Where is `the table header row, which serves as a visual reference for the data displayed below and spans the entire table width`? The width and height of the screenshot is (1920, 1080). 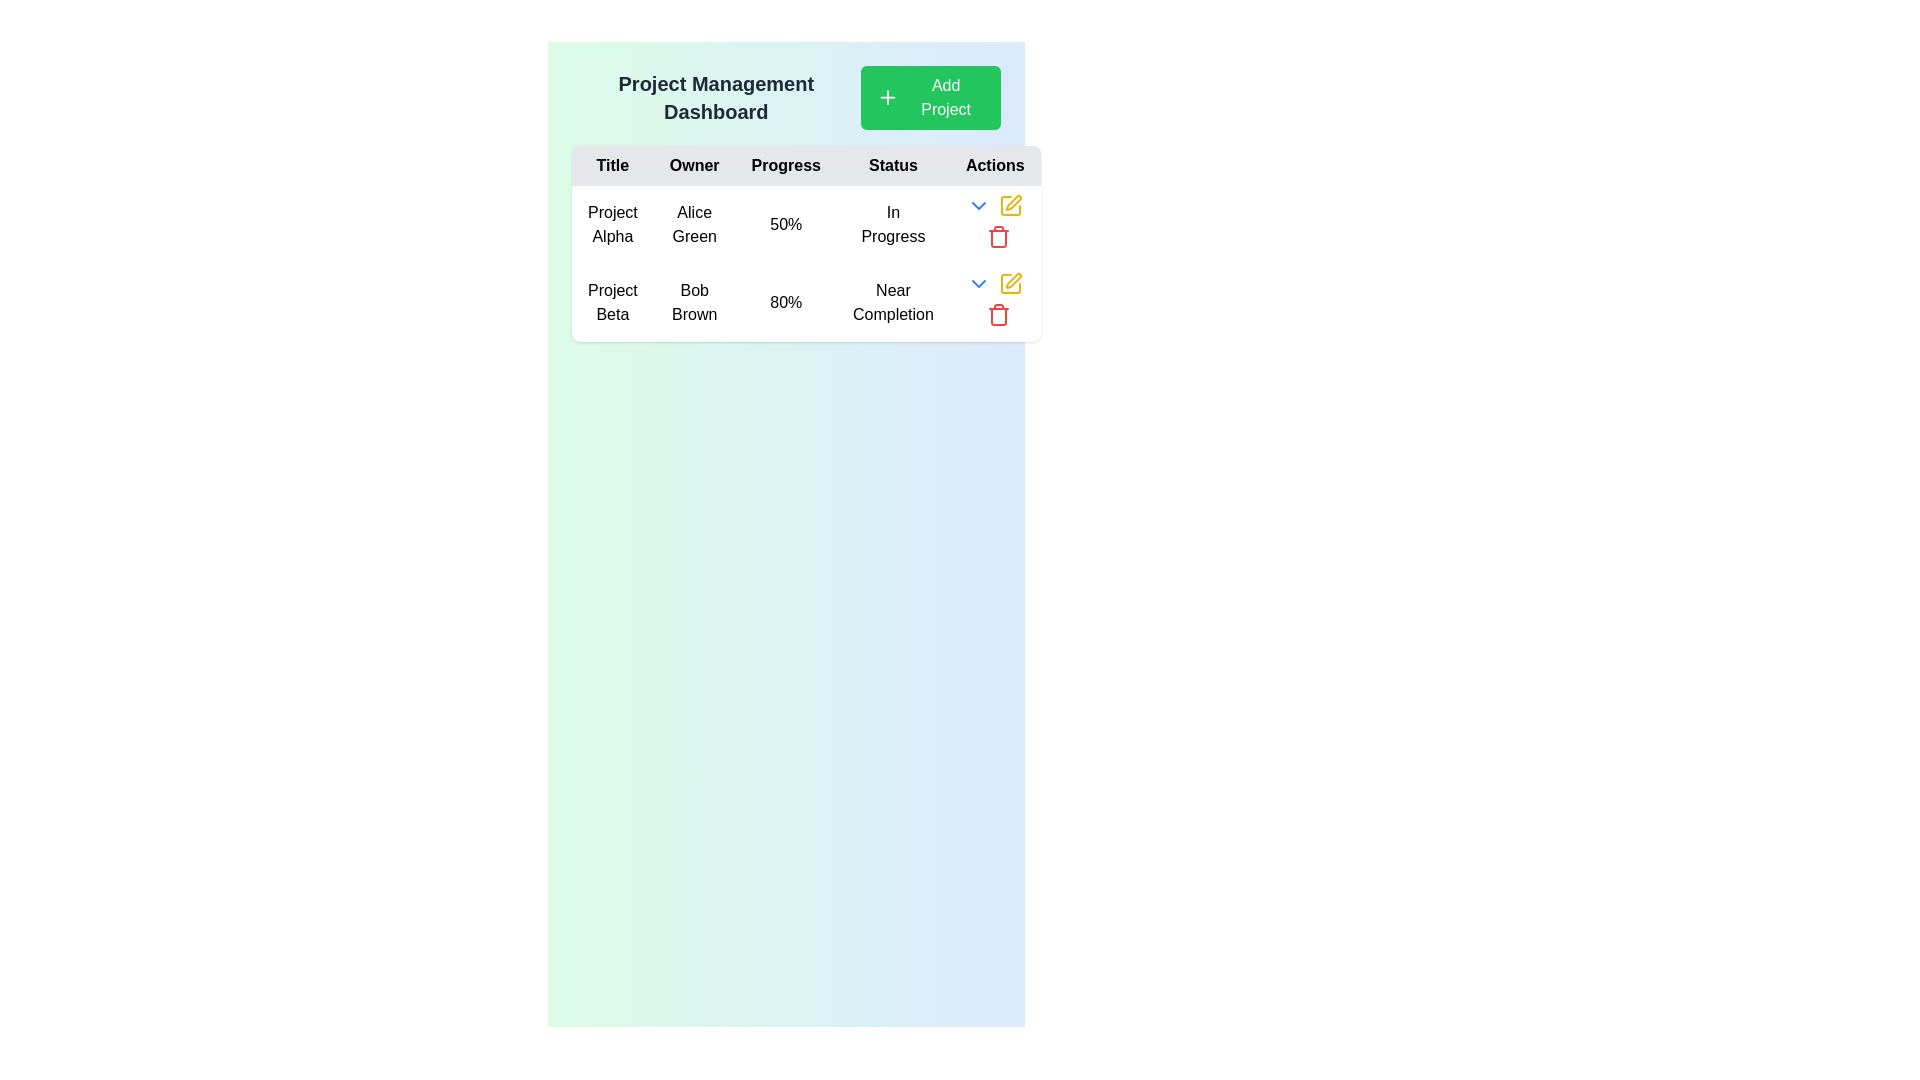
the table header row, which serves as a visual reference for the data displayed below and spans the entire table width is located at coordinates (806, 164).